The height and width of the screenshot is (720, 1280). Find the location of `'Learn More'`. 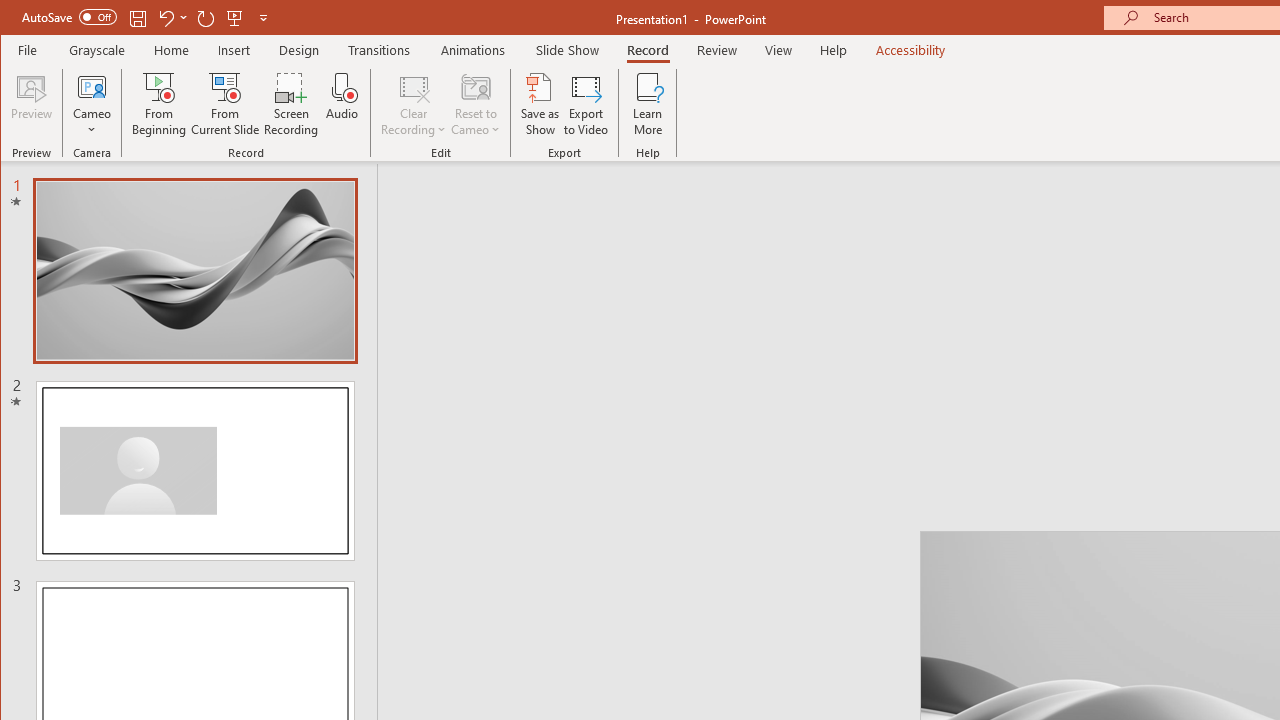

'Learn More' is located at coordinates (648, 104).